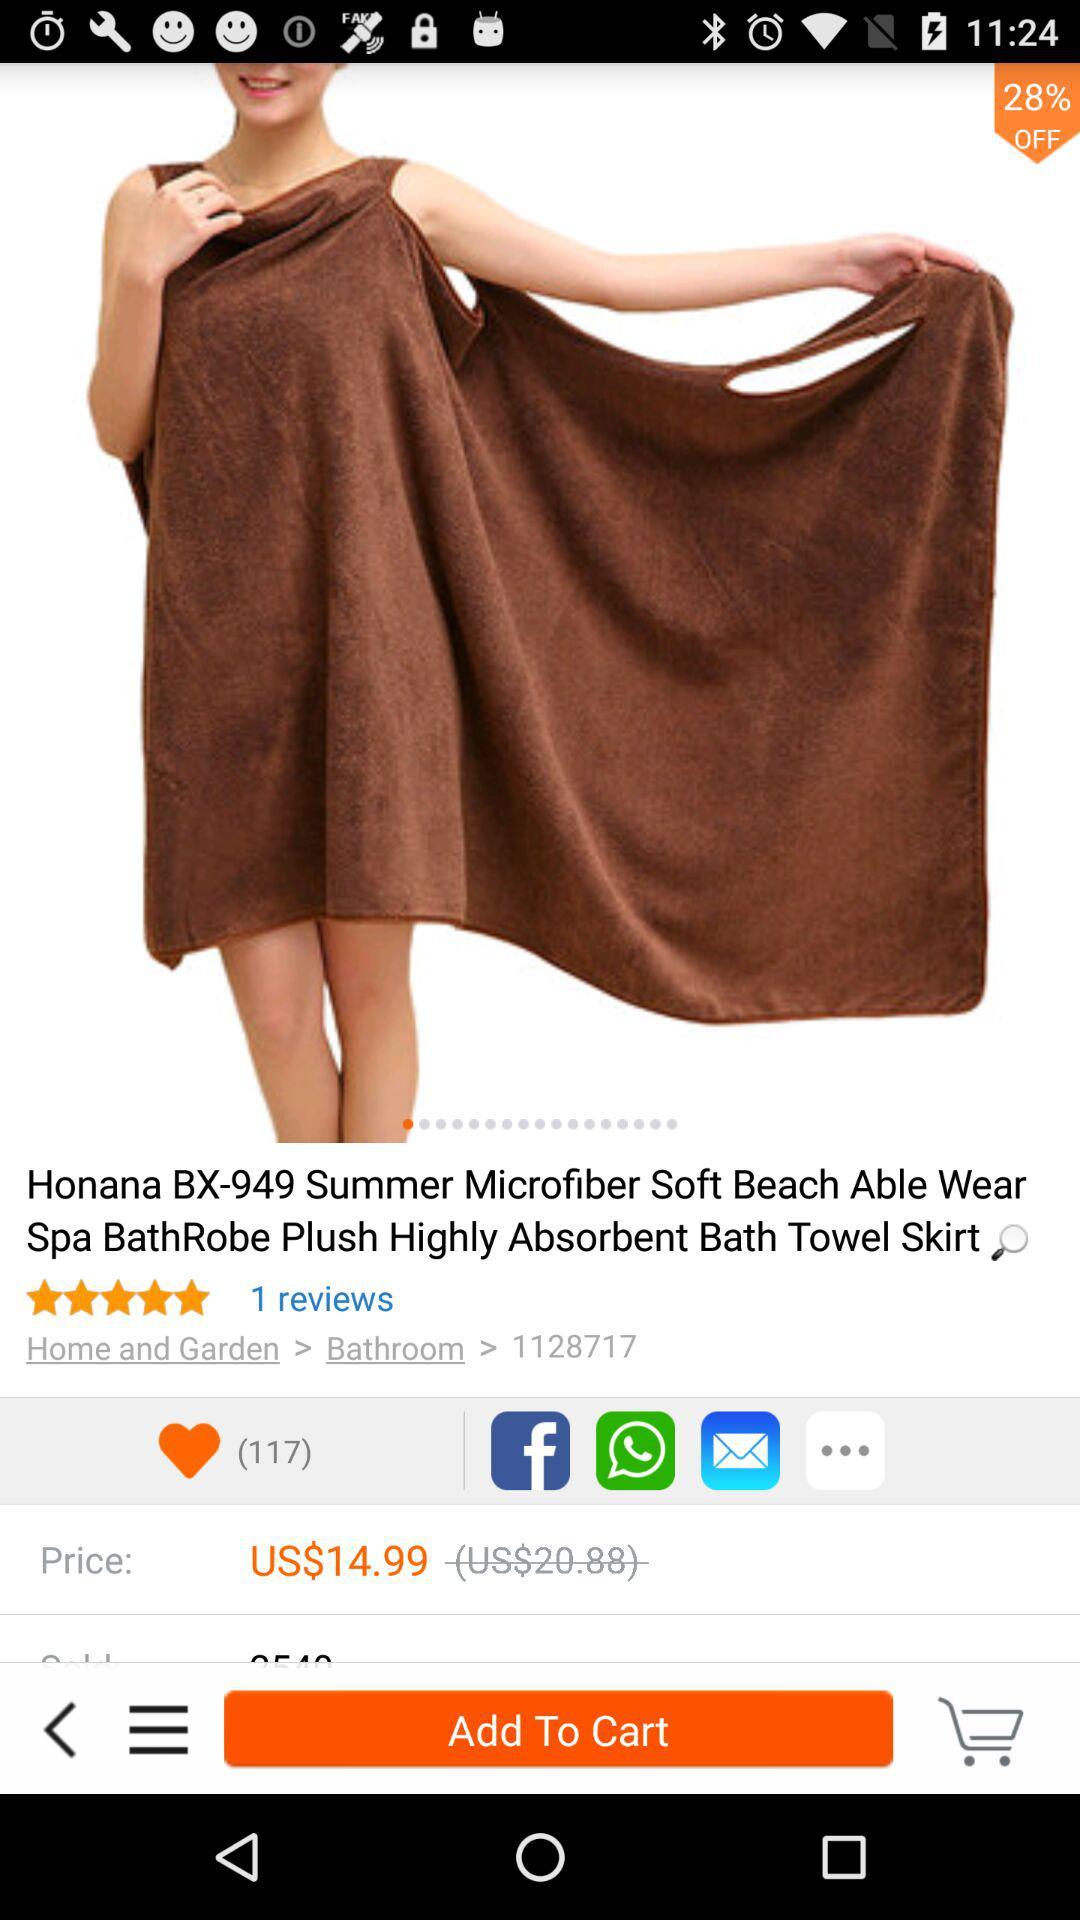 This screenshot has width=1080, height=1920. What do you see at coordinates (58, 1728) in the screenshot?
I see `backpage` at bounding box center [58, 1728].